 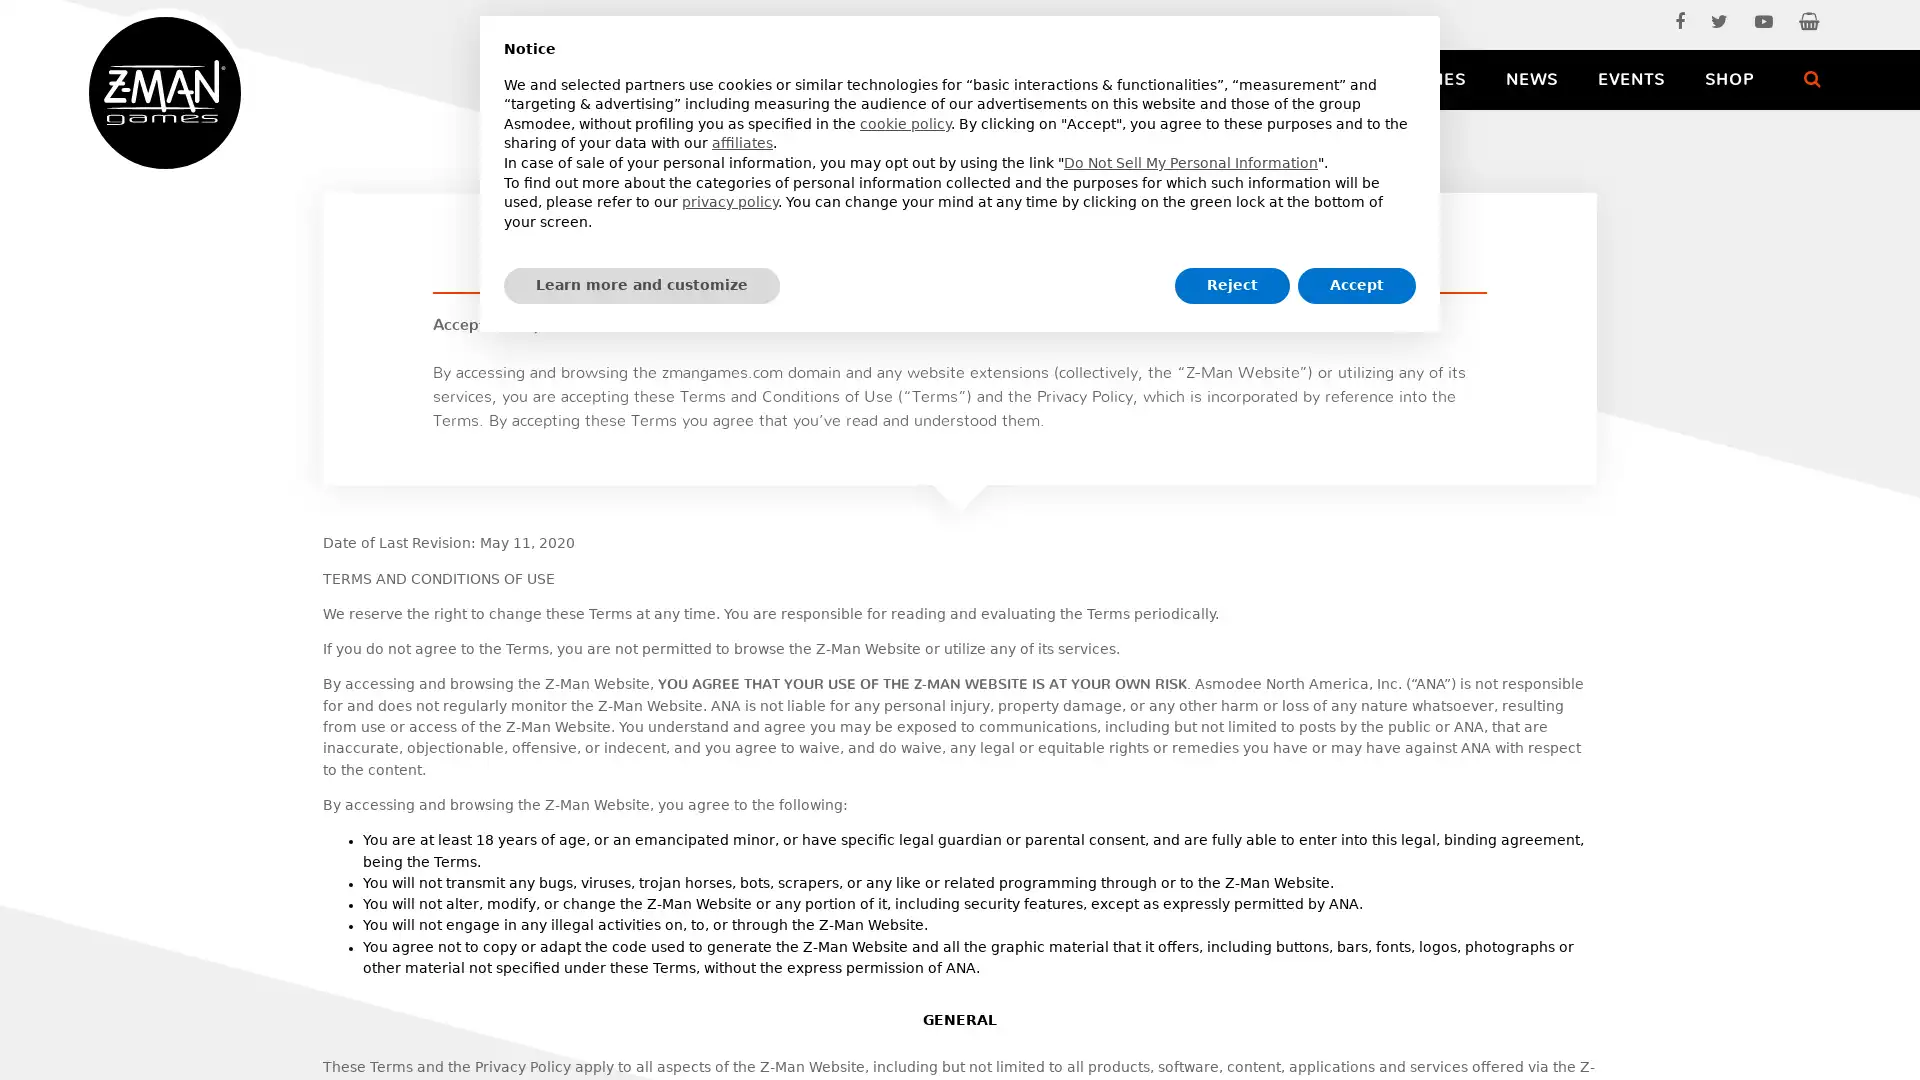 What do you see at coordinates (642, 285) in the screenshot?
I see `Learn more and customize` at bounding box center [642, 285].